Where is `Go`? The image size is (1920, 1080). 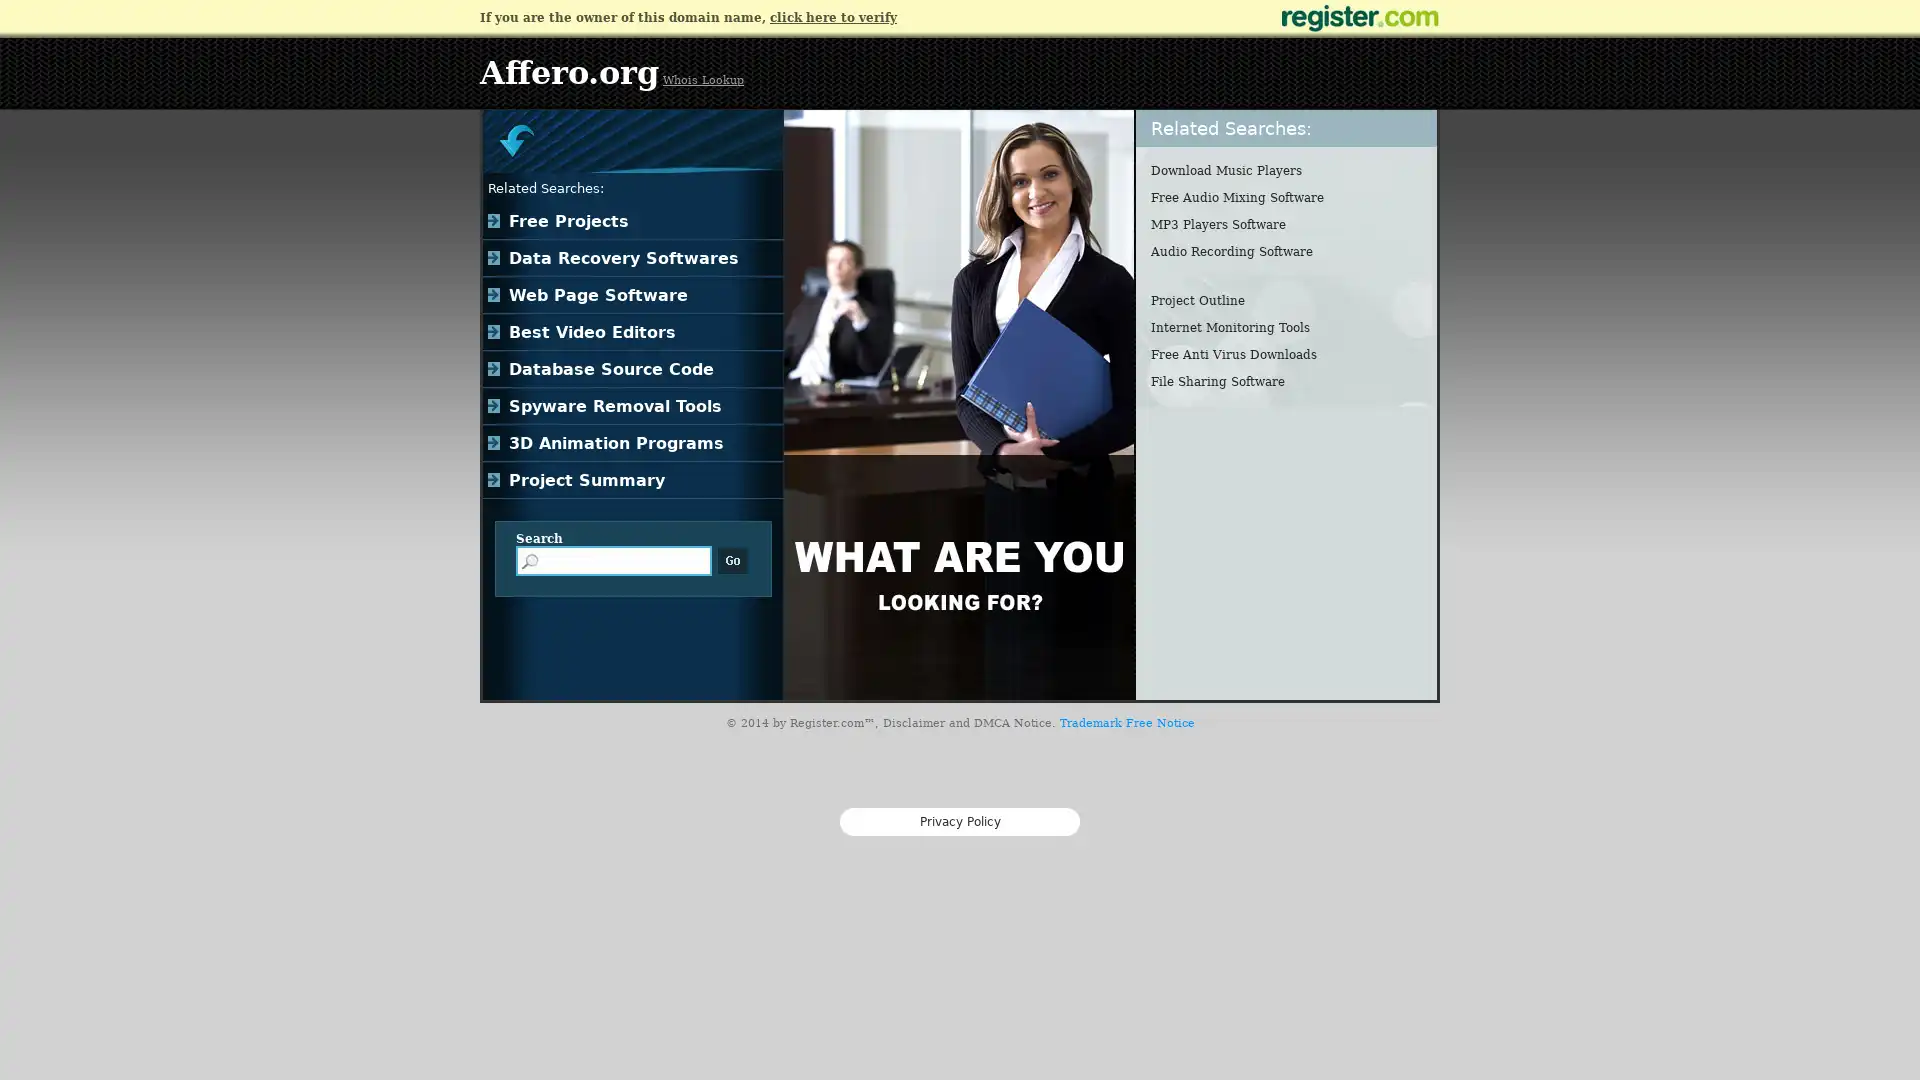
Go is located at coordinates (732, 560).